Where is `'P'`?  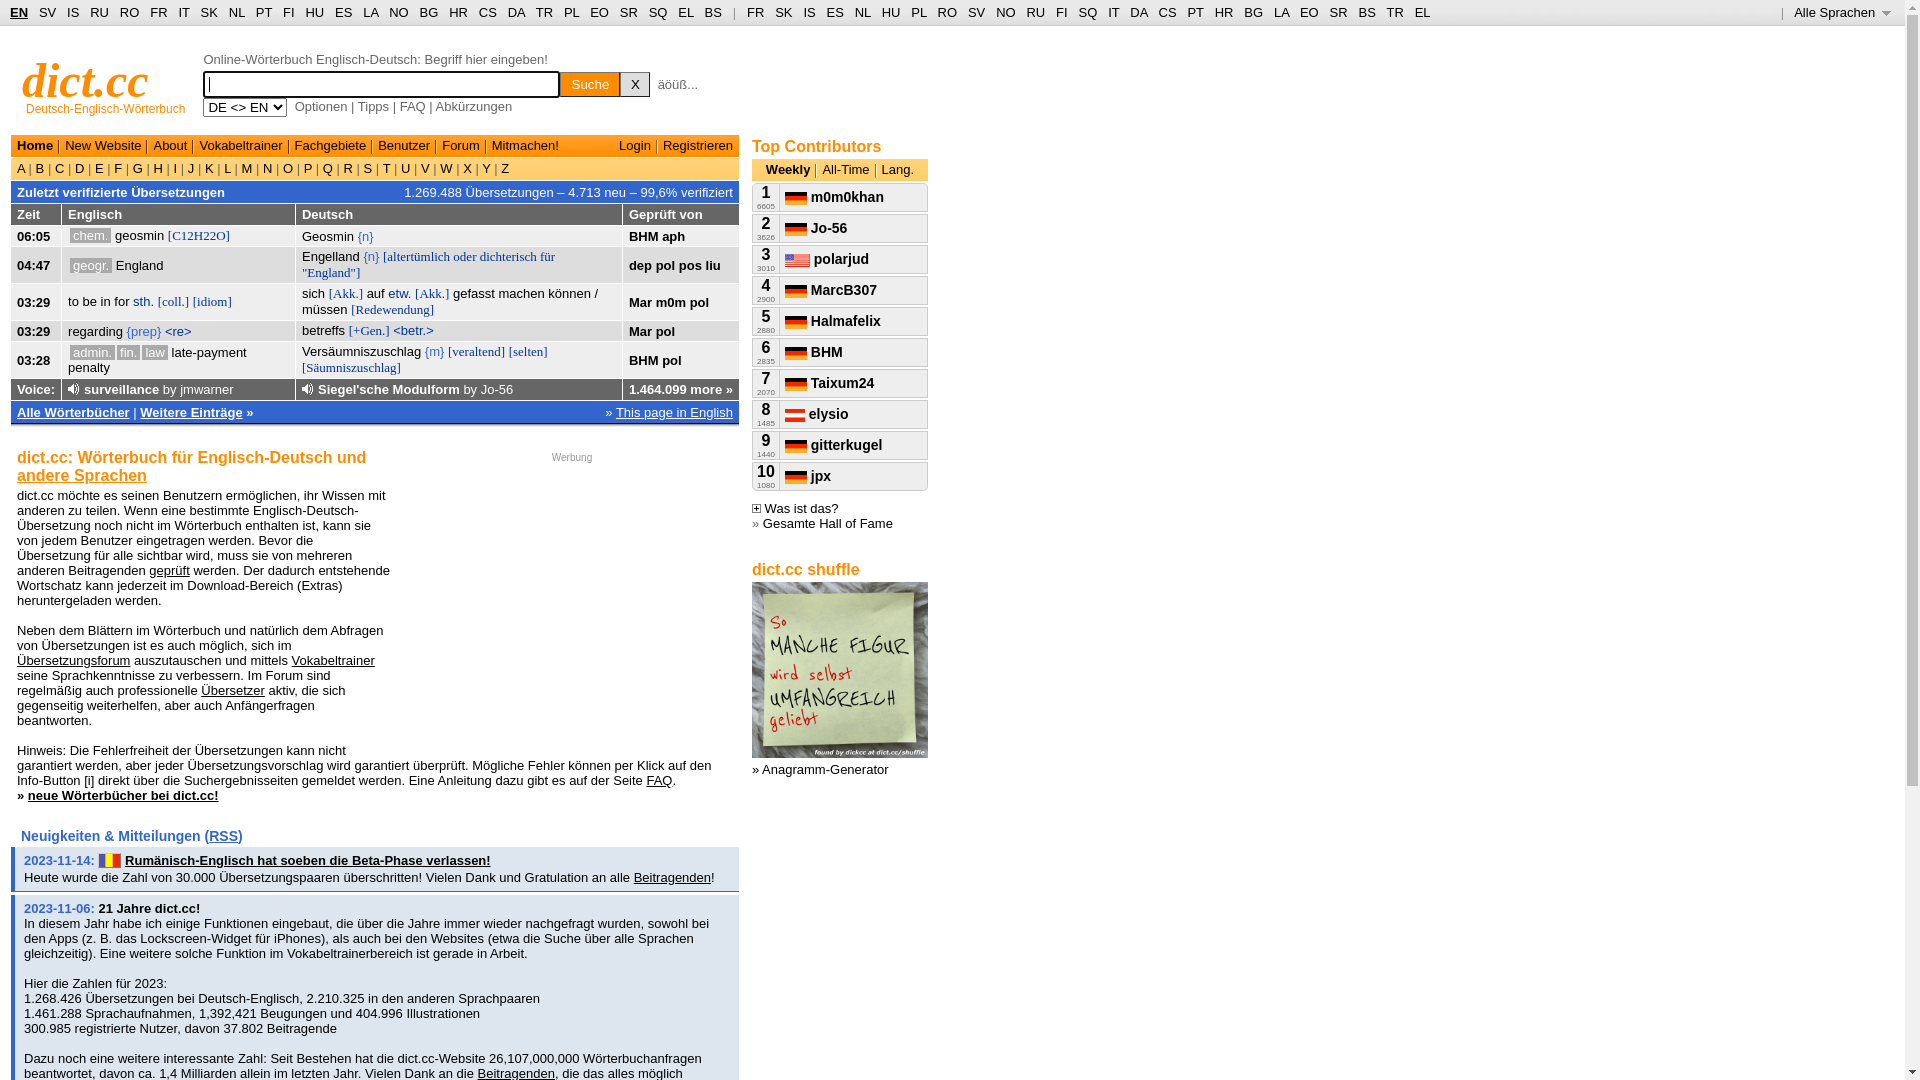 'P' is located at coordinates (298, 167).